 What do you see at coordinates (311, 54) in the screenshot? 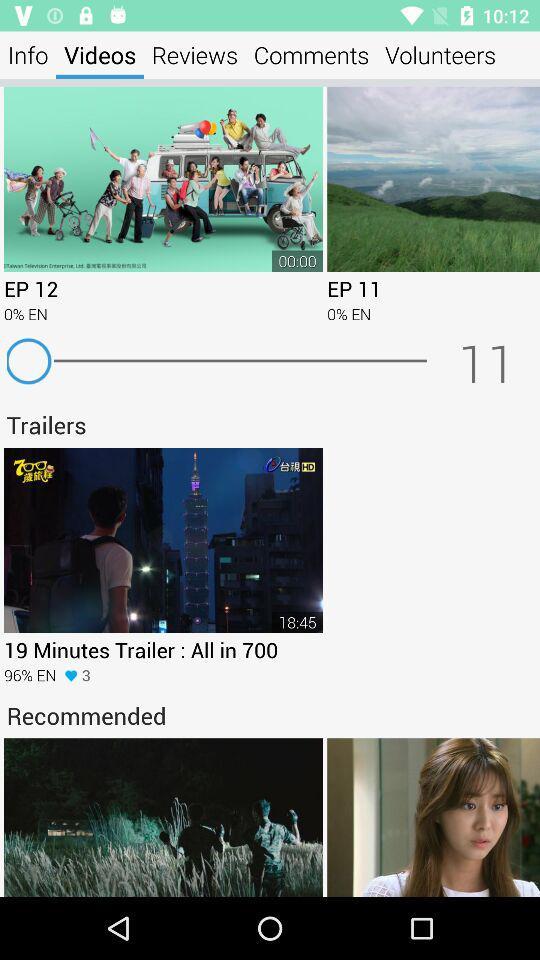
I see `item next to volunteers icon` at bounding box center [311, 54].